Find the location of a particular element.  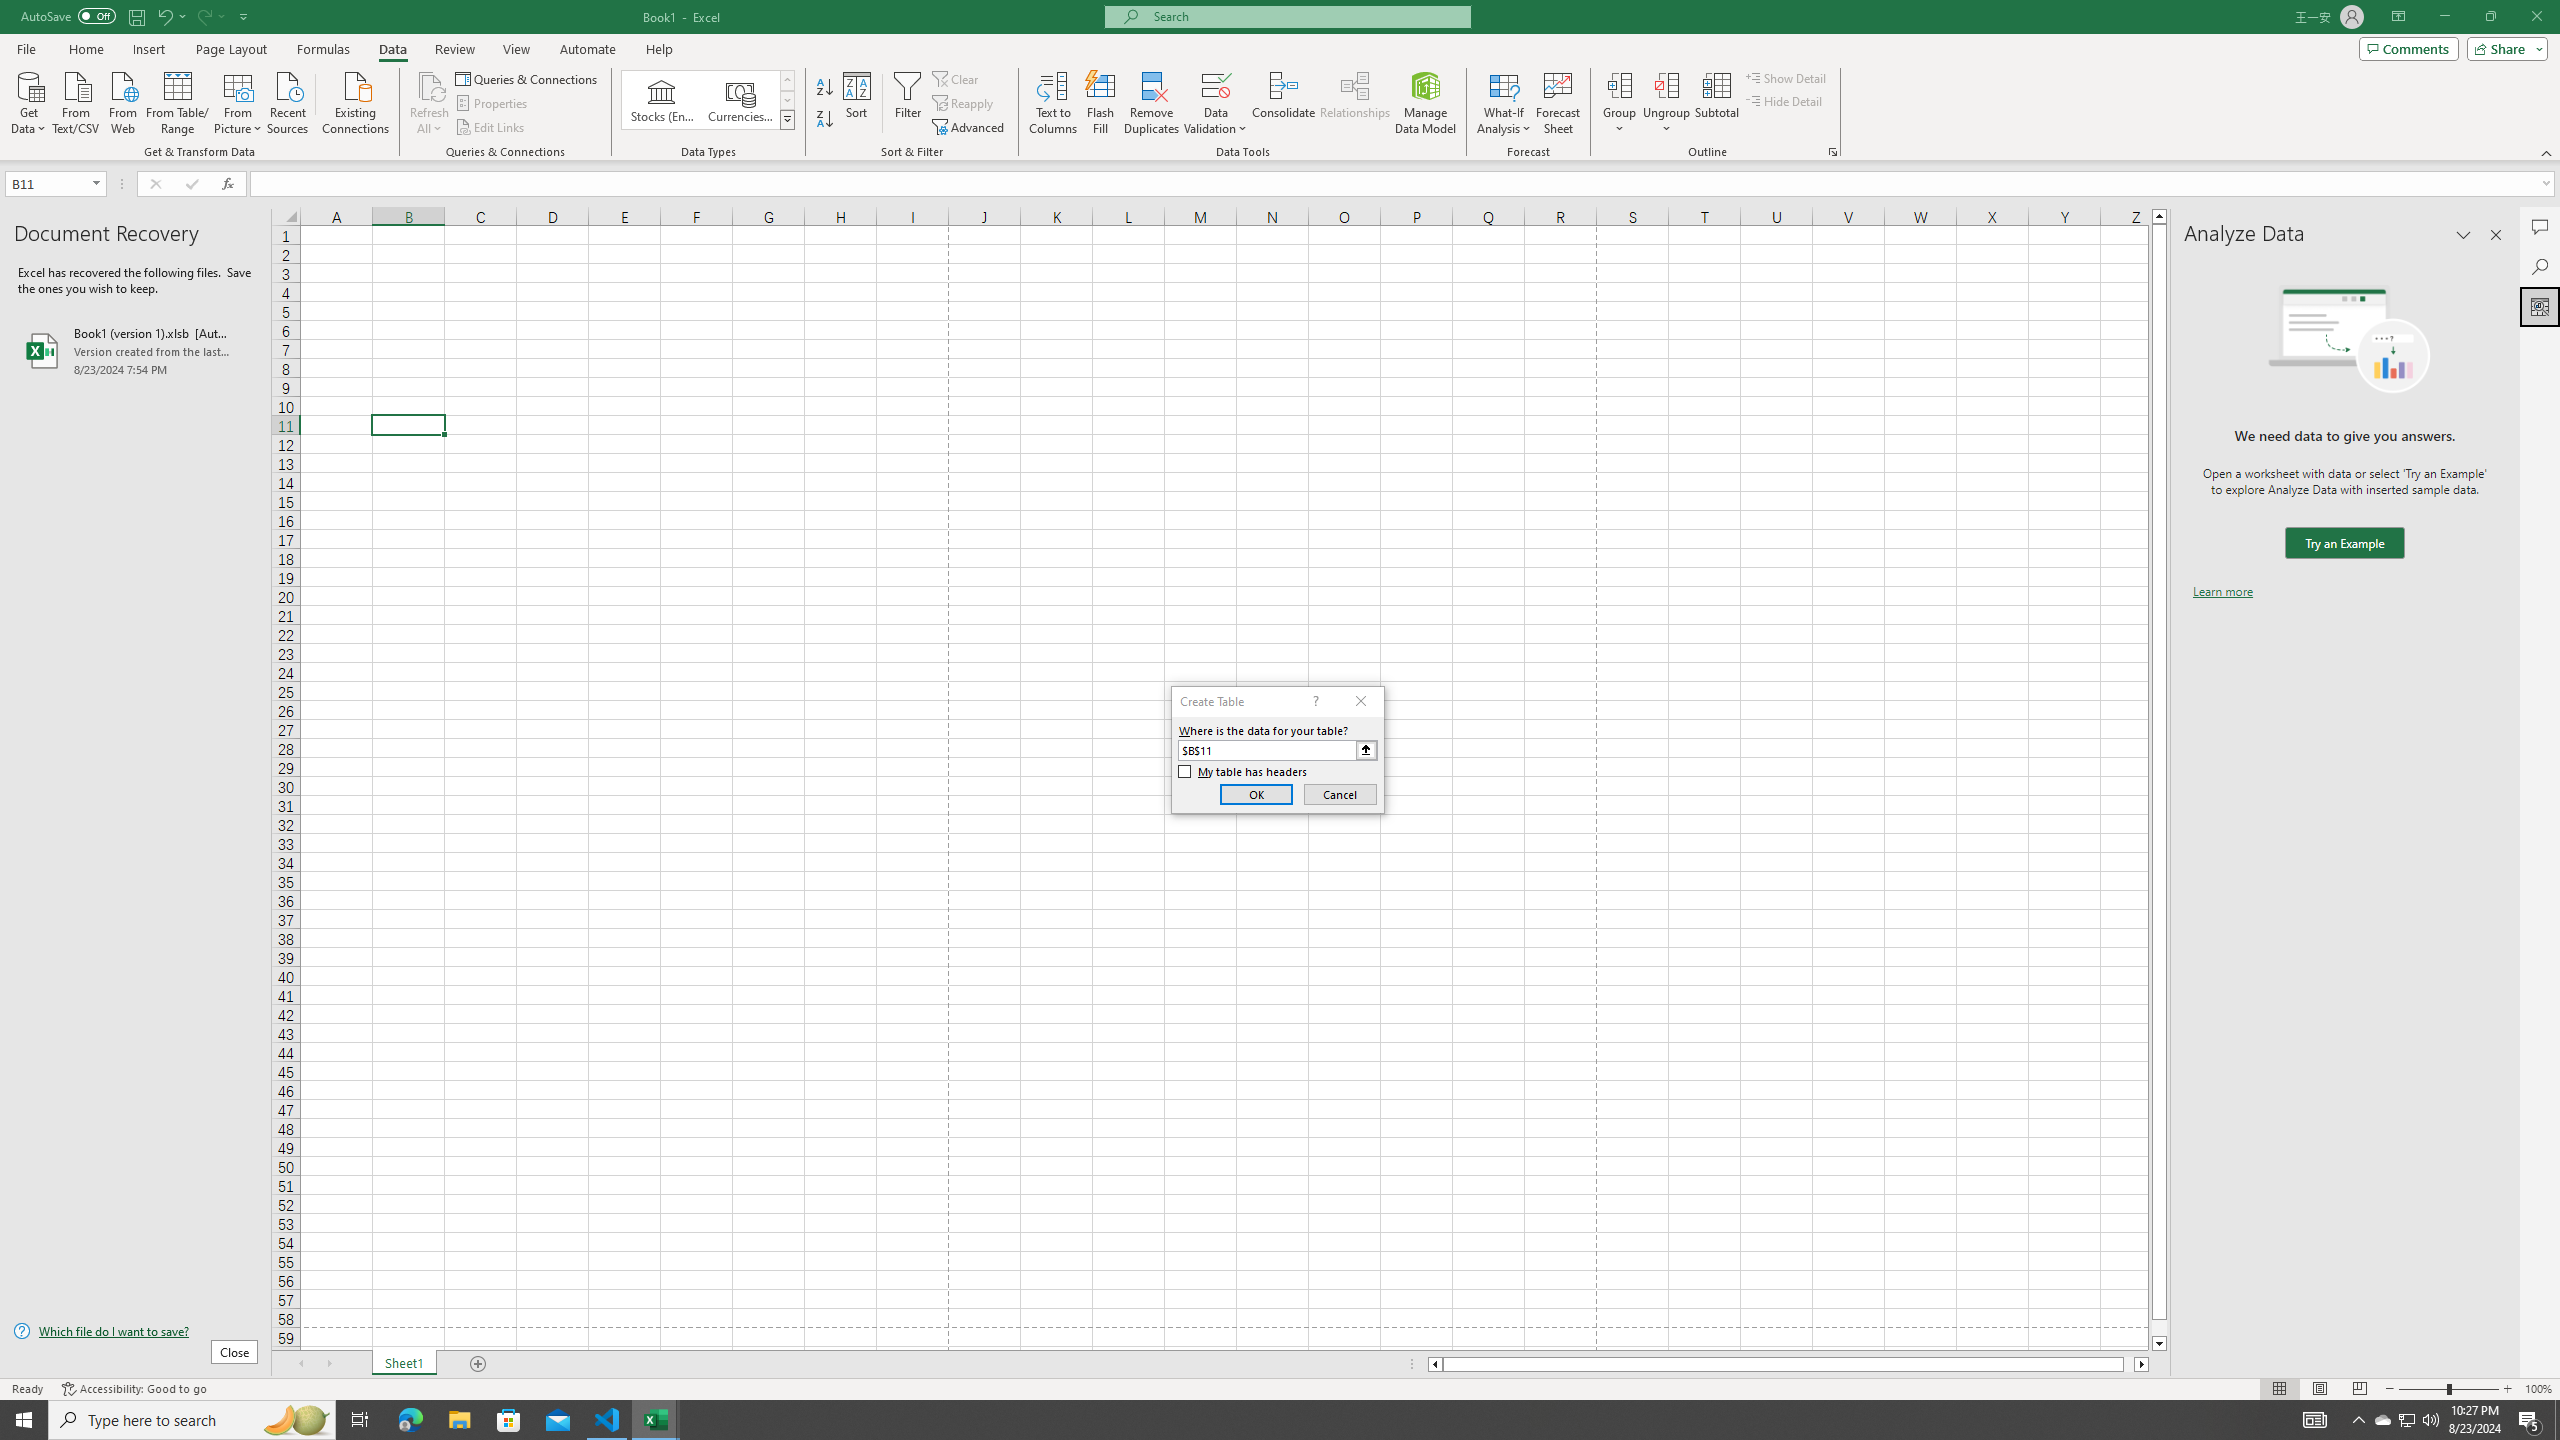

'From Table/Range' is located at coordinates (176, 100).